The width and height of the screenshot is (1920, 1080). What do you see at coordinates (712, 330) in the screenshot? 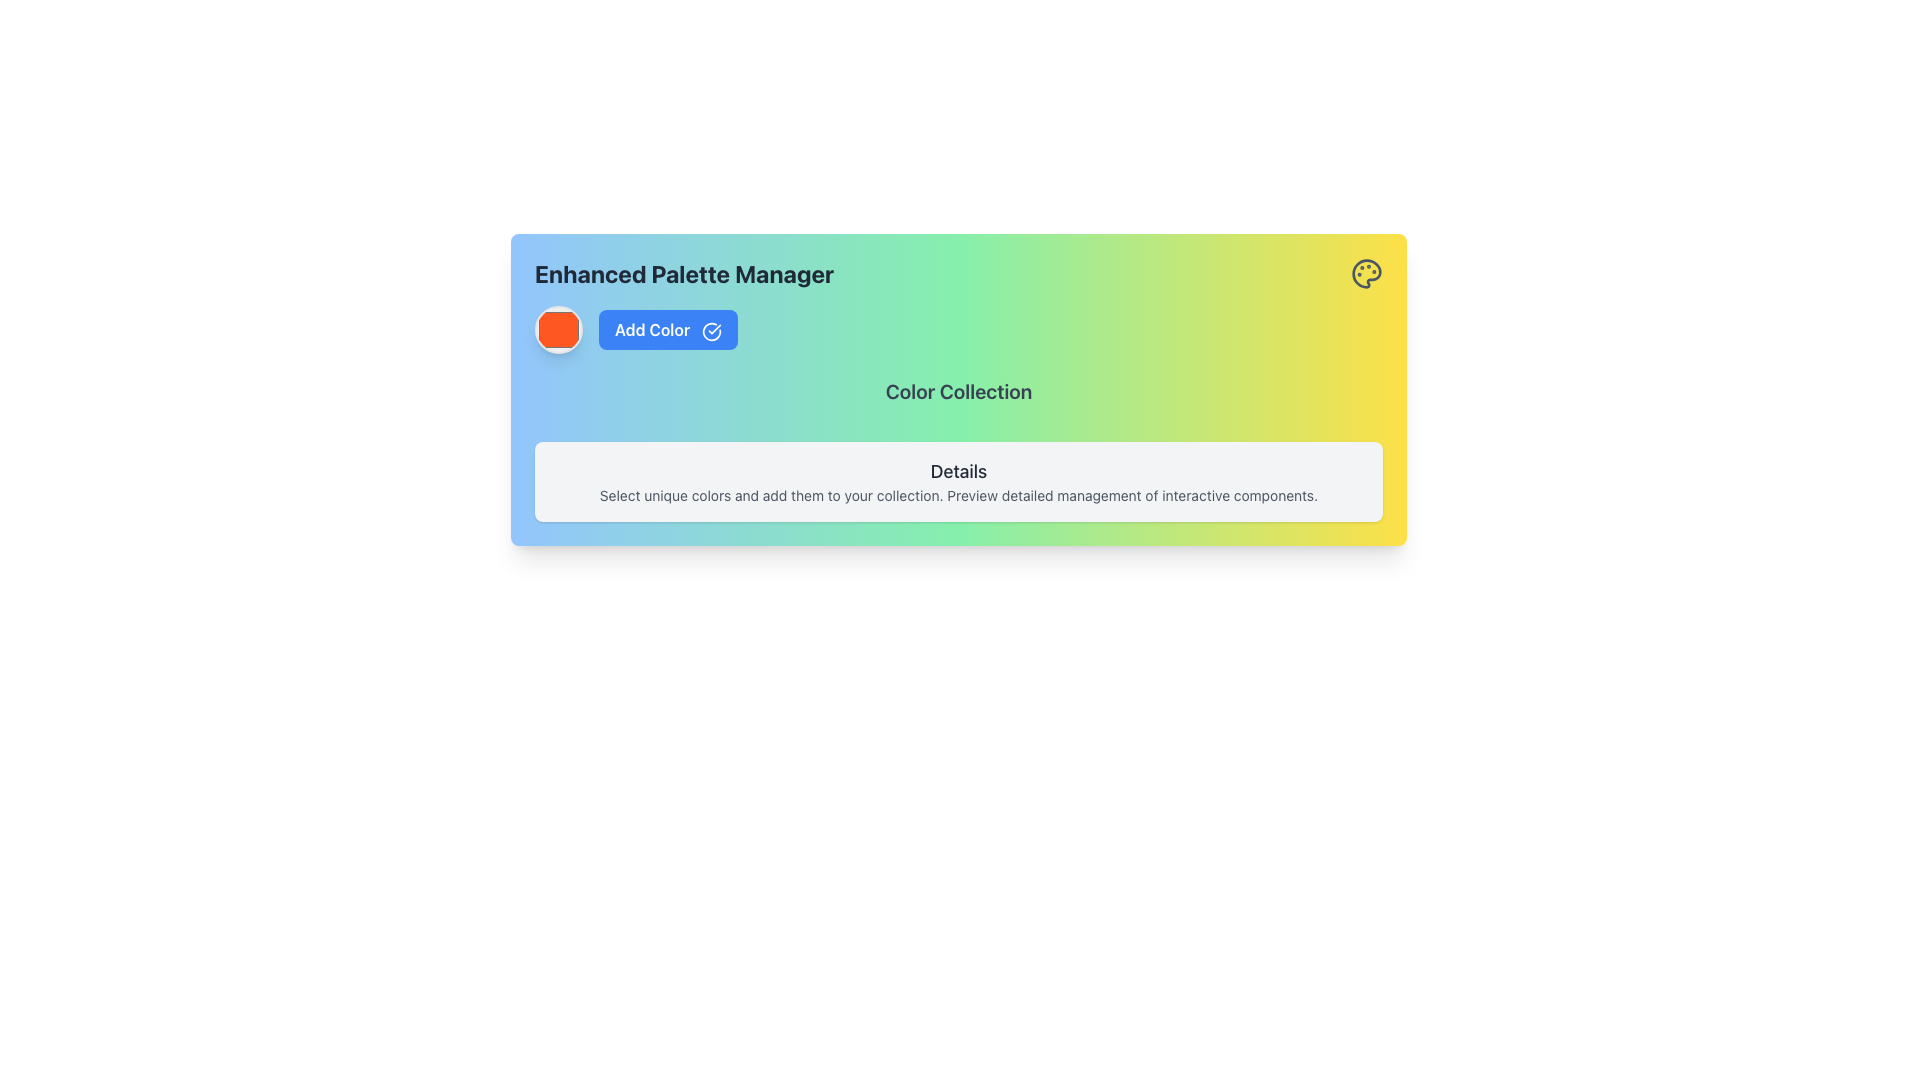
I see `the circular checkmark SVG icon located to the right of the 'Add Color' button, which serves as an indicator associated with the button` at bounding box center [712, 330].